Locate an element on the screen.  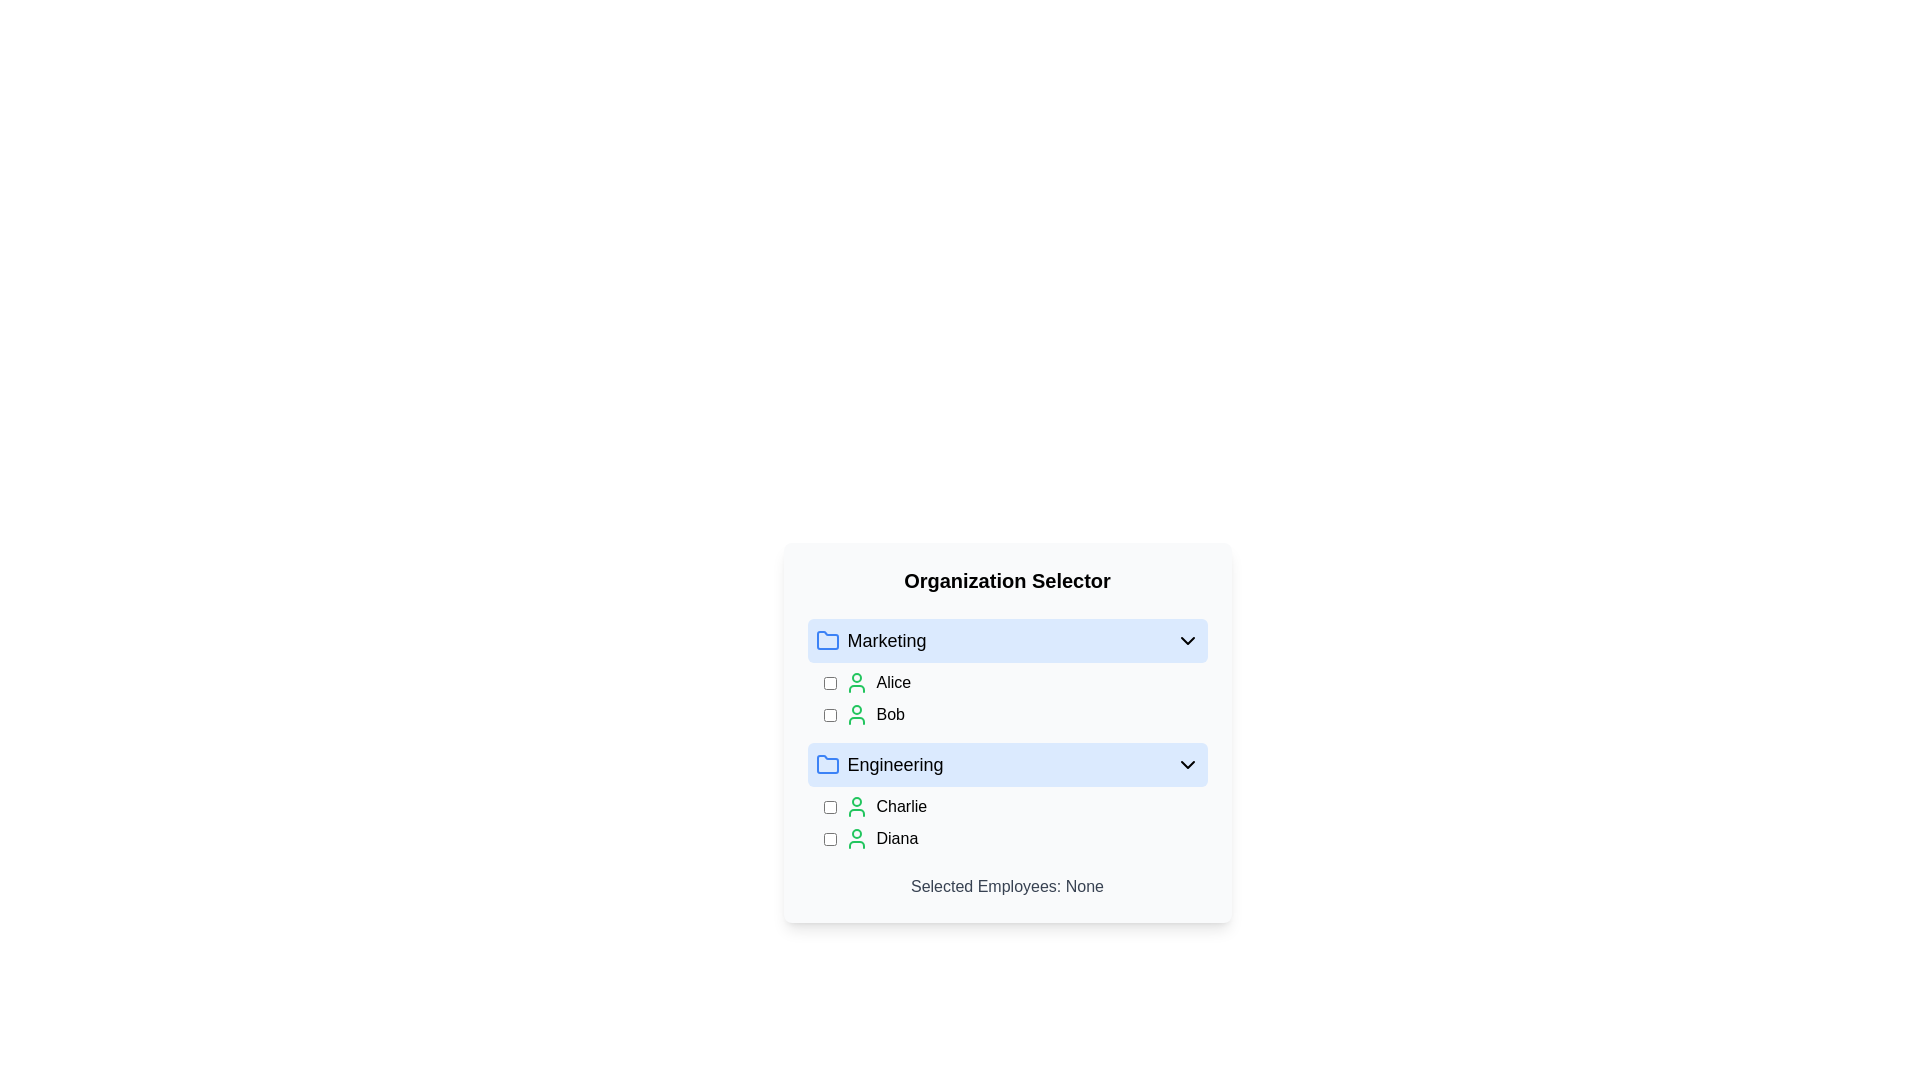
the checkbox is located at coordinates (1015, 681).